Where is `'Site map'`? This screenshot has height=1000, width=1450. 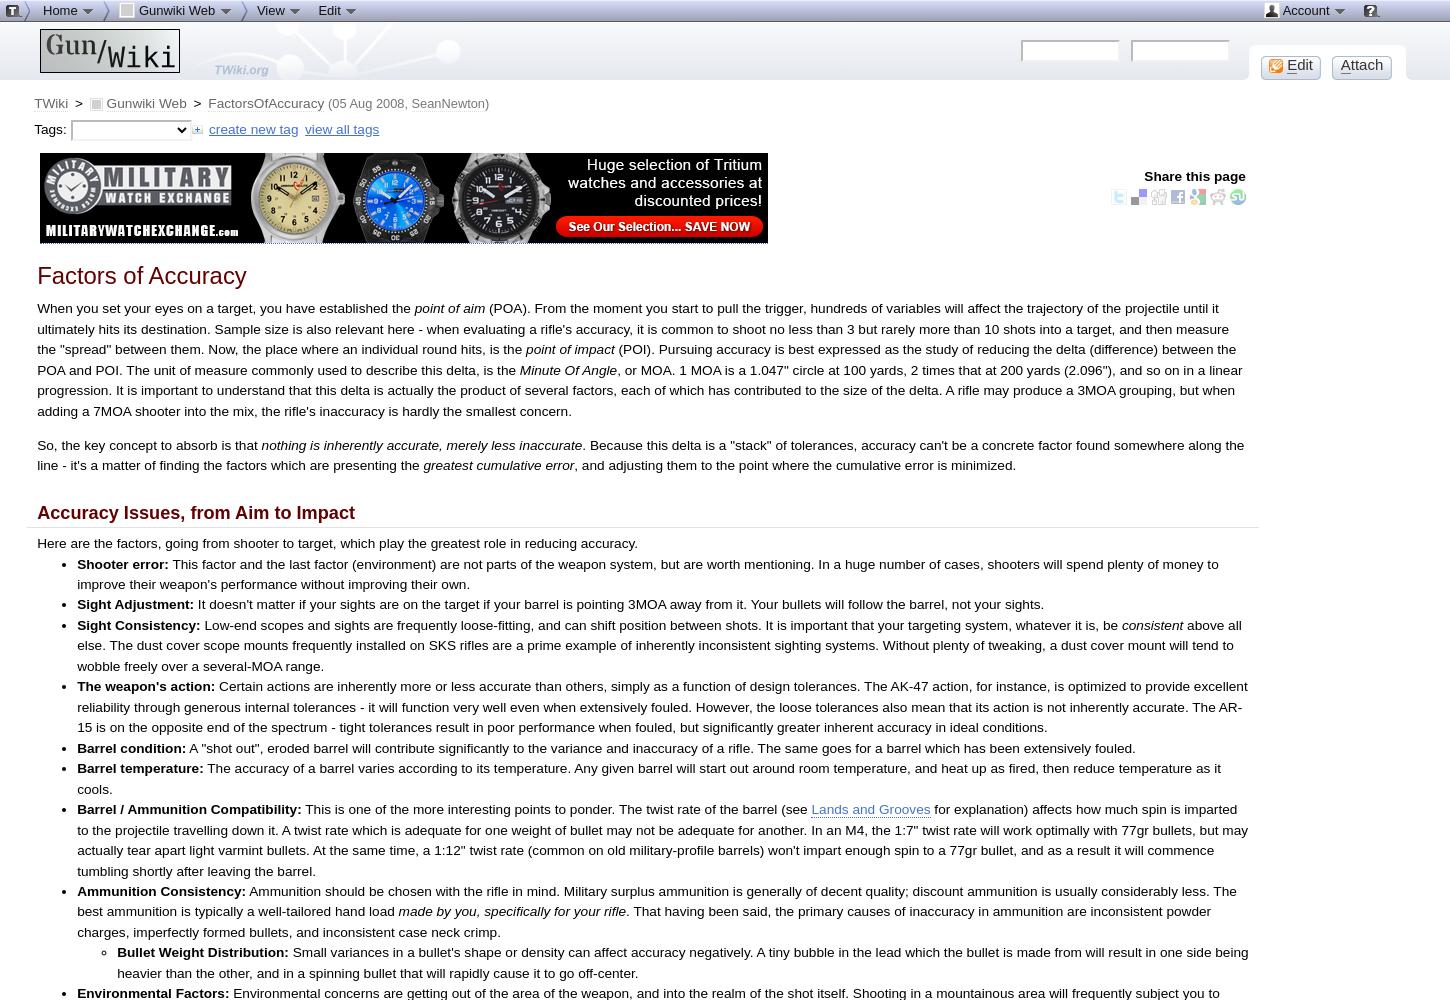 'Site map' is located at coordinates (85, 33).